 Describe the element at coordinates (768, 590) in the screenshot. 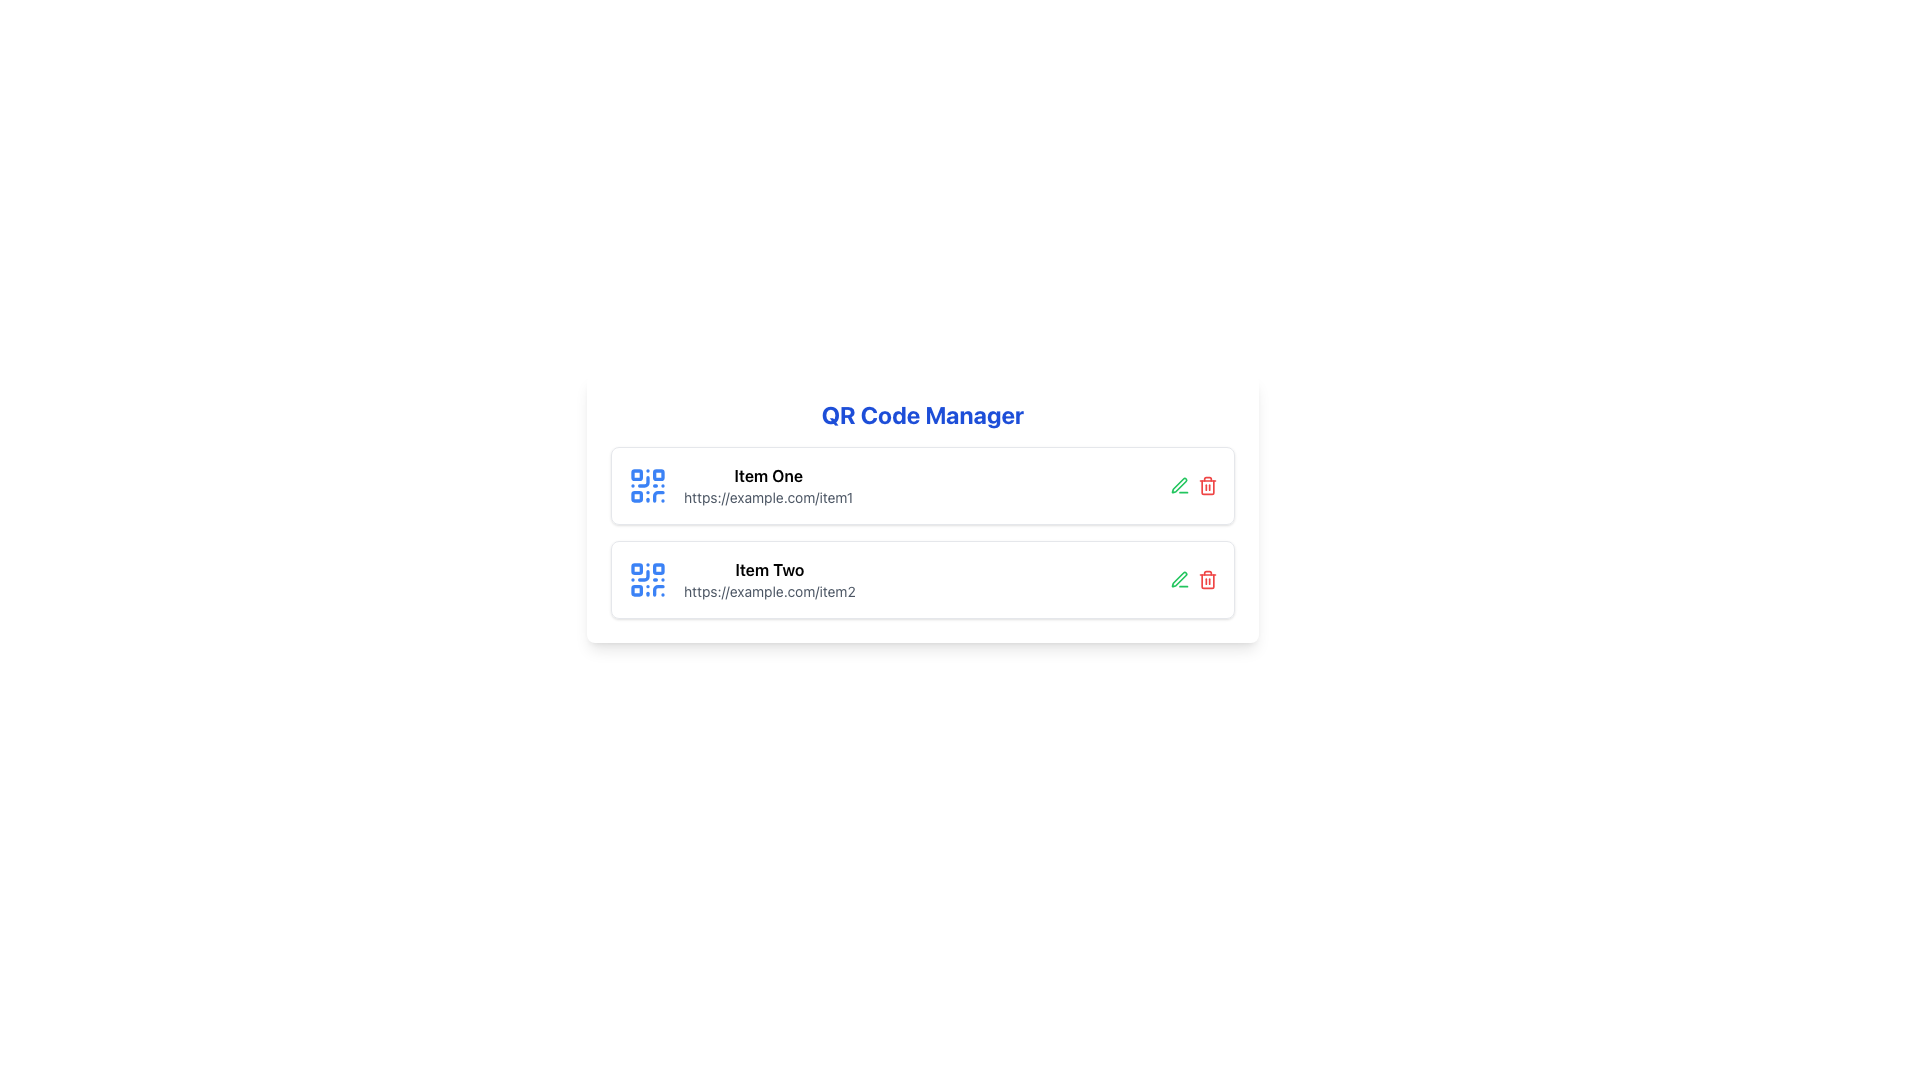

I see `the static text displaying the URL associated with 'Item Two', located directly beneath the bold text of 'Item Two'` at that location.